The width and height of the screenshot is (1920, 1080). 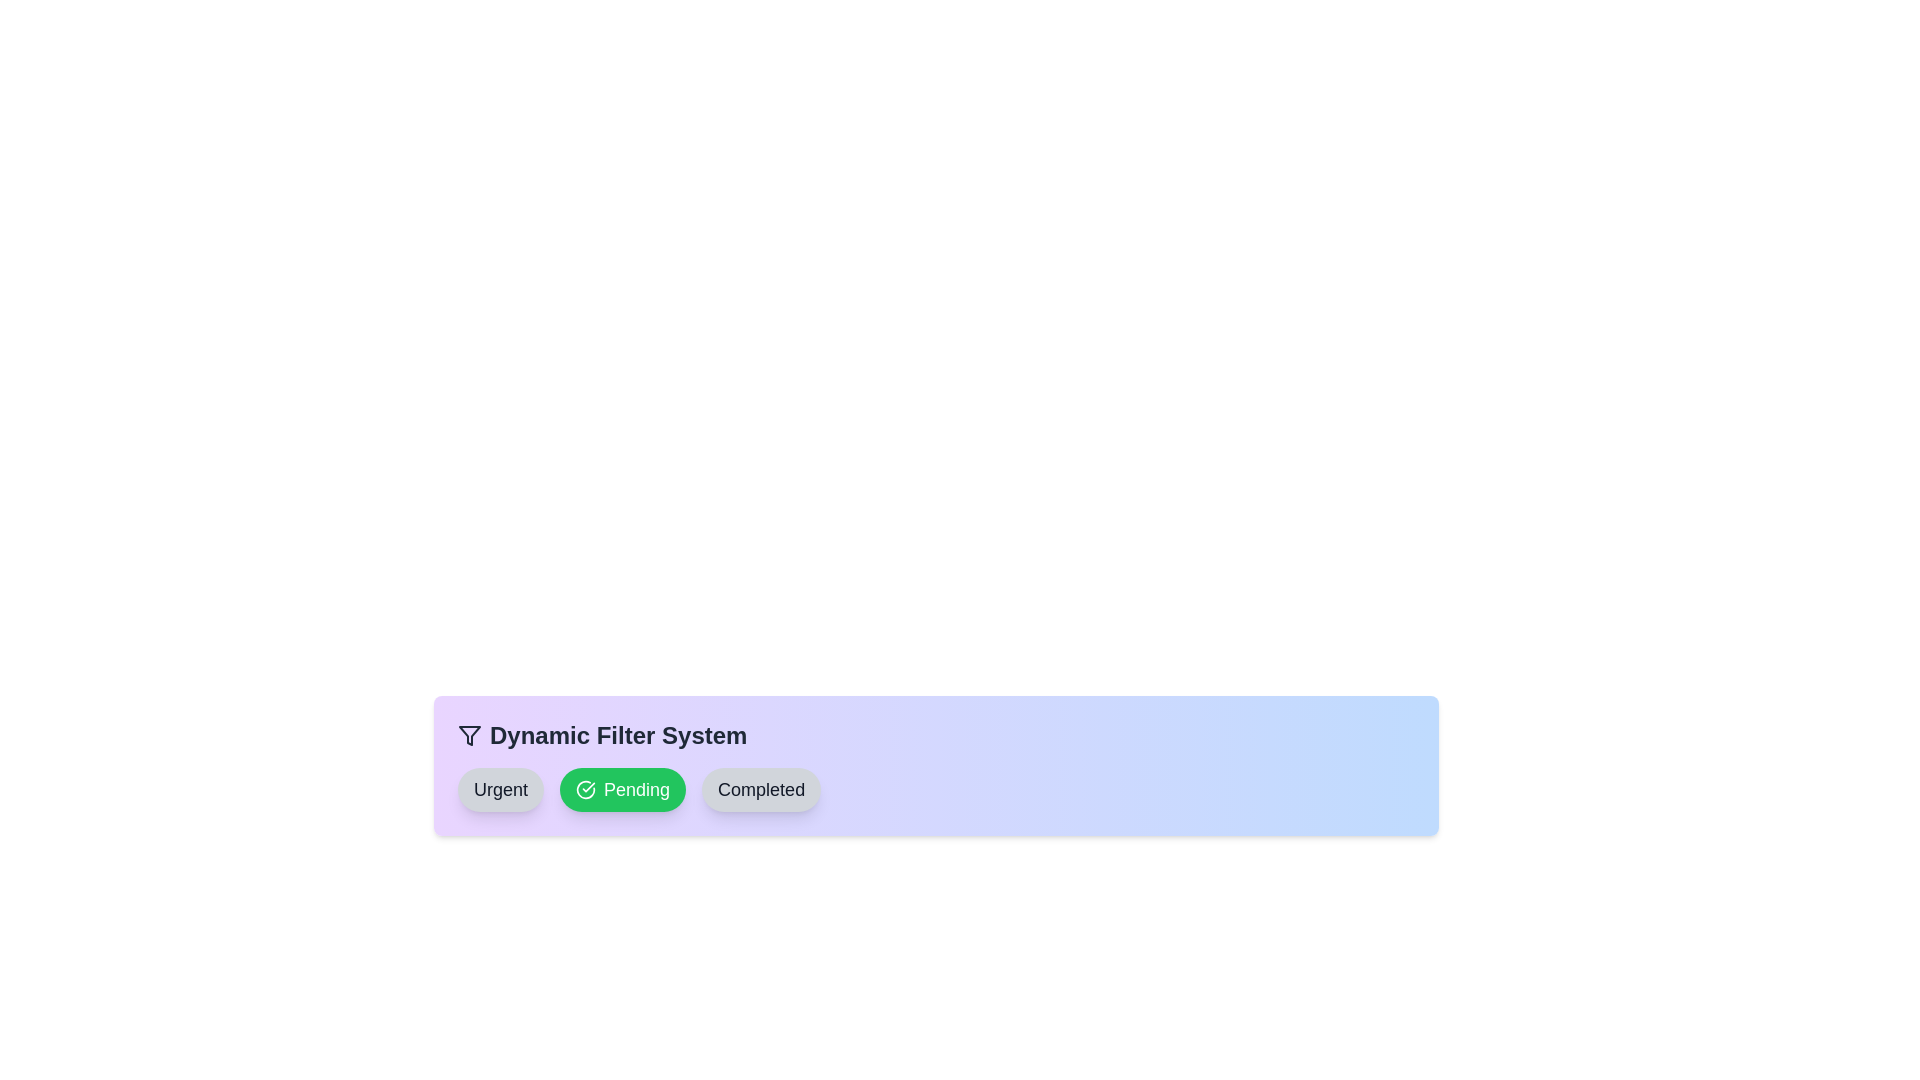 I want to click on the filter chip labeled Pending, so click(x=622, y=789).